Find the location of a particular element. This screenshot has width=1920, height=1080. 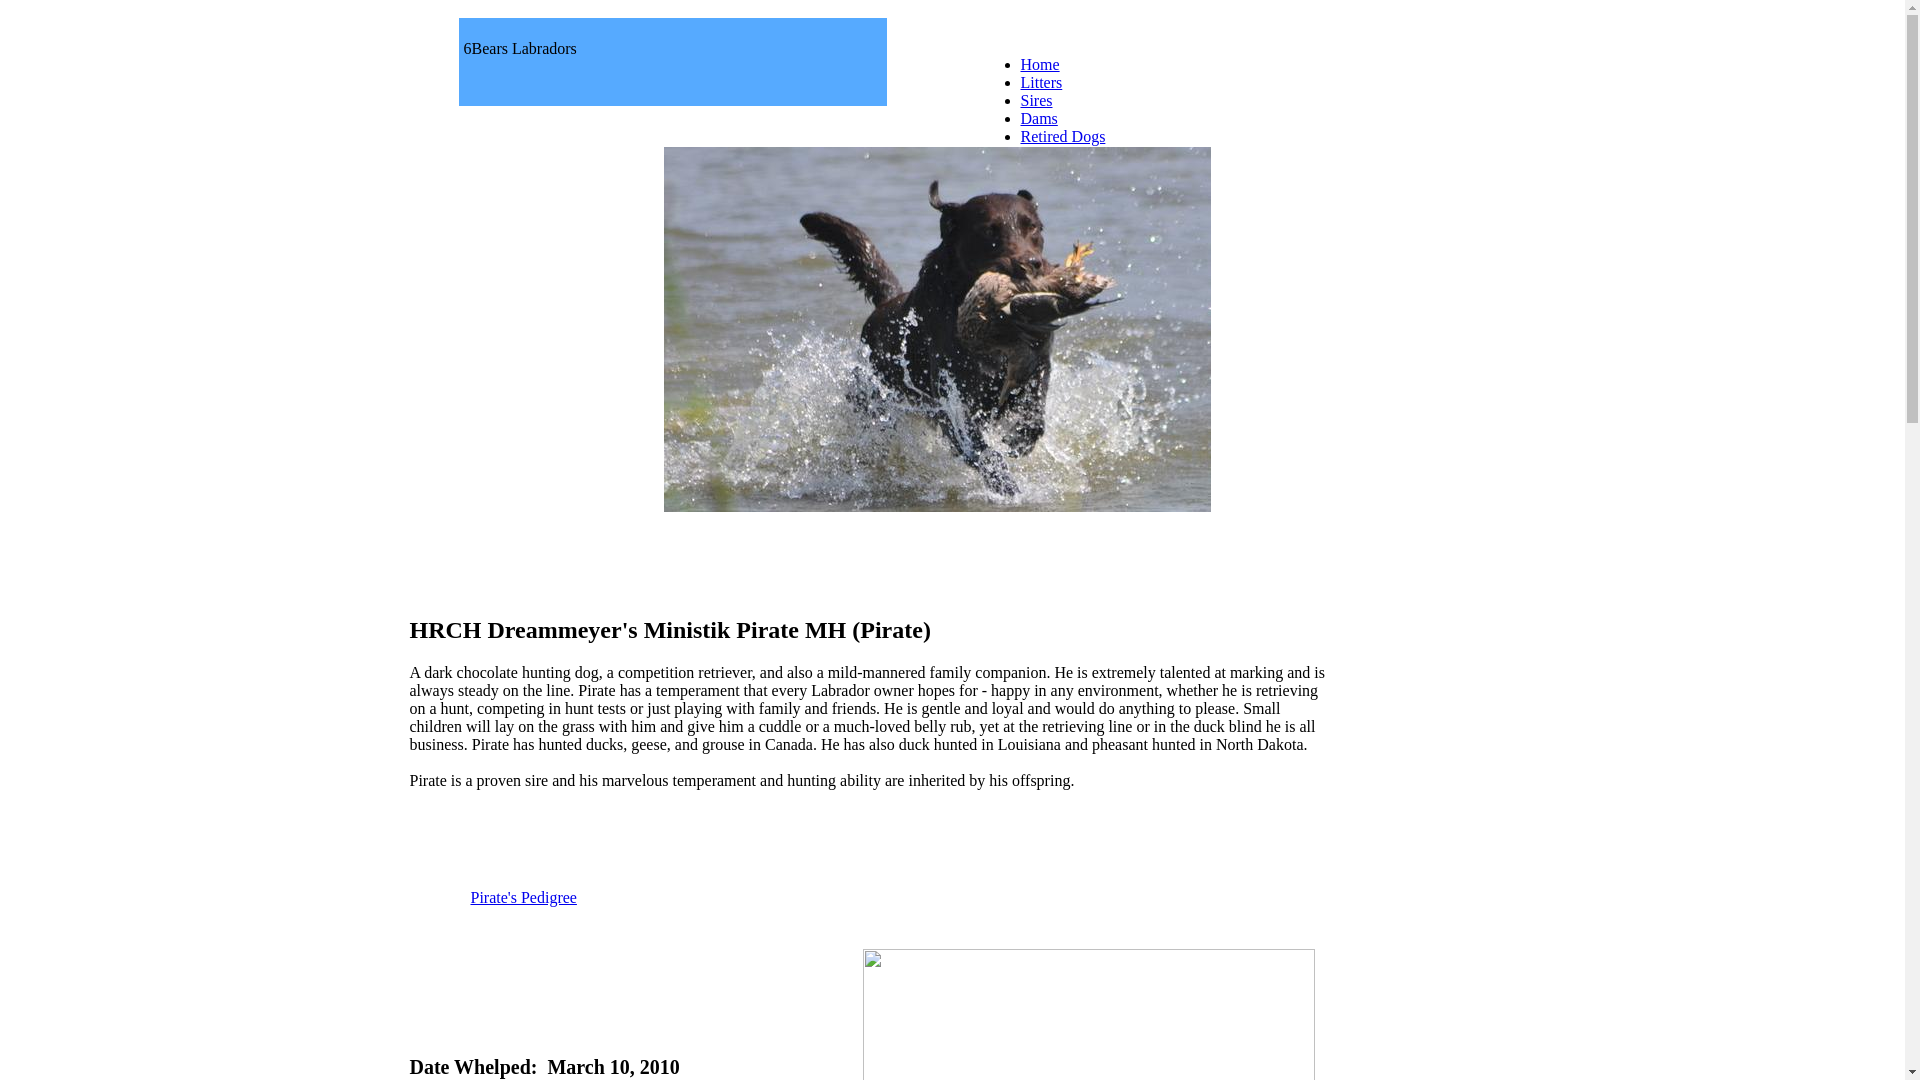

'Pirate's Pedigree' is located at coordinates (523, 896).